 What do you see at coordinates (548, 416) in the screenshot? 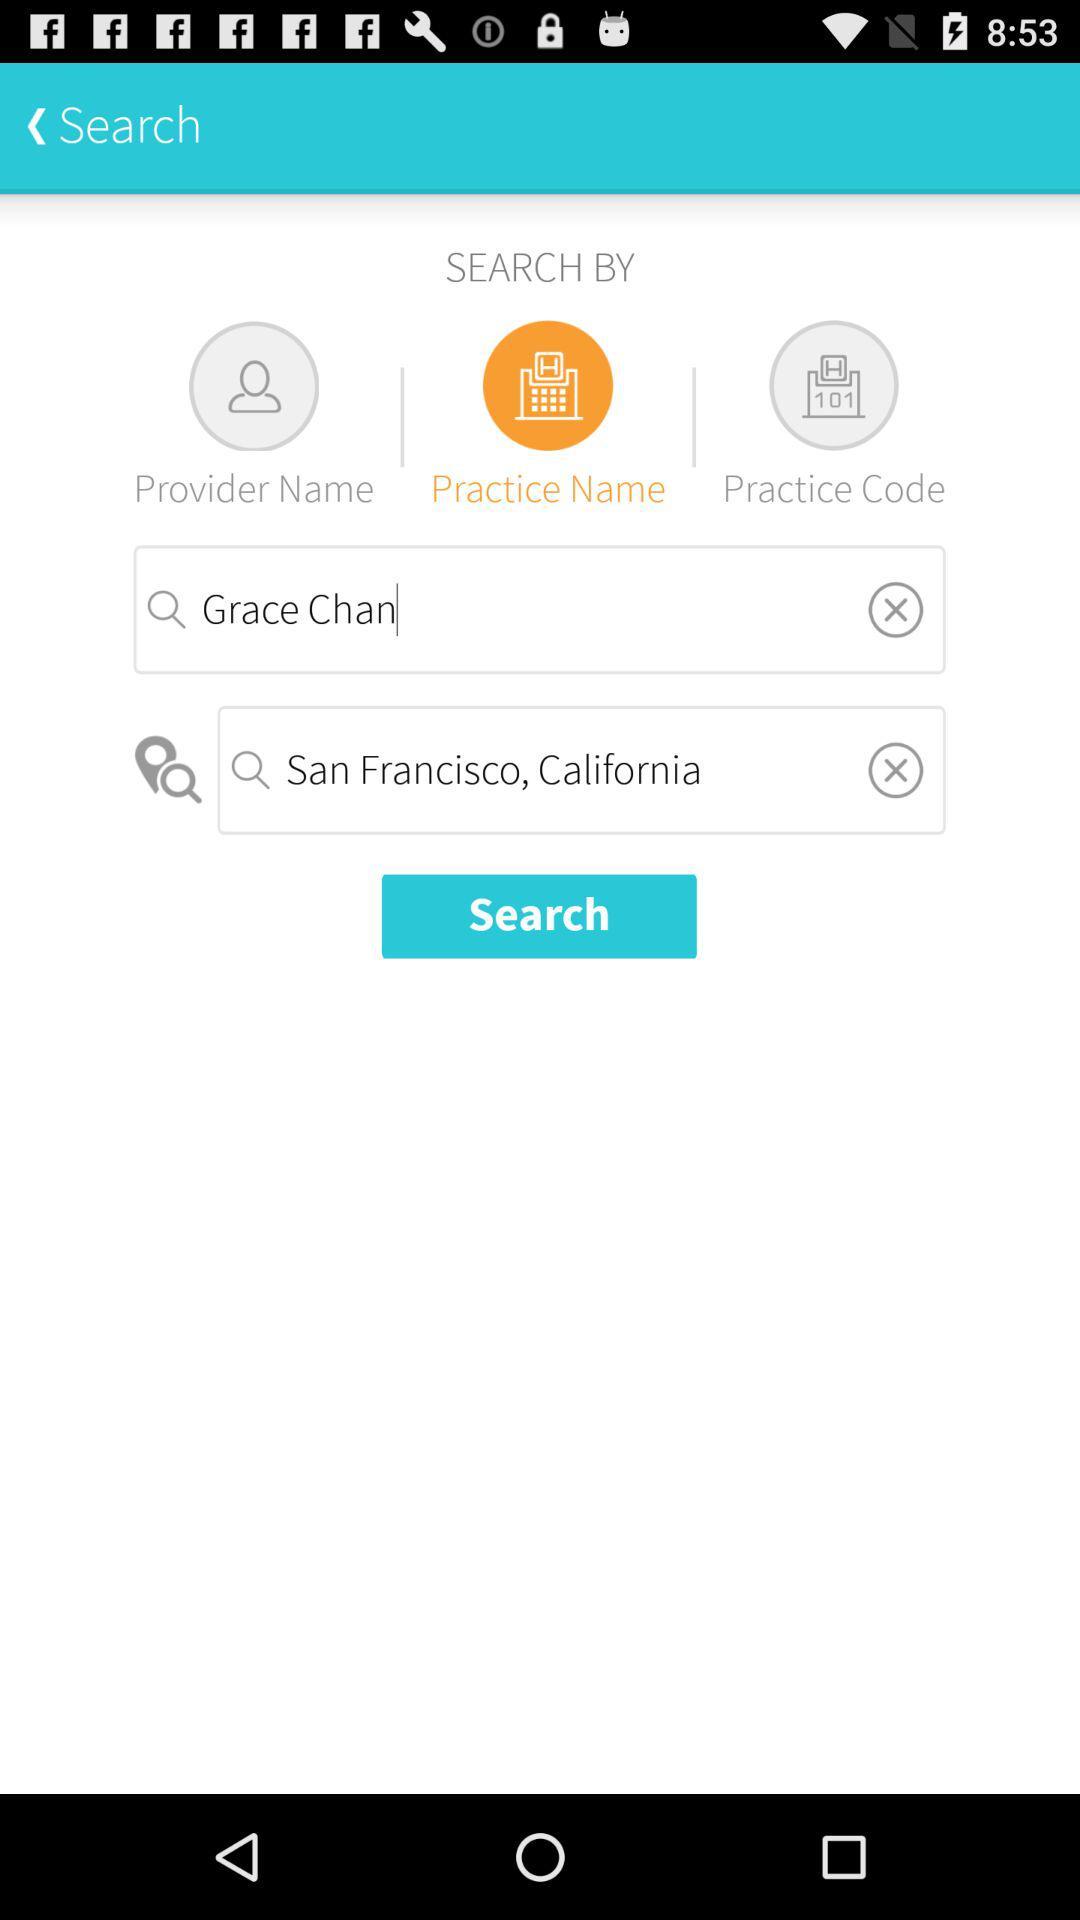
I see `the icon below the search by item` at bounding box center [548, 416].